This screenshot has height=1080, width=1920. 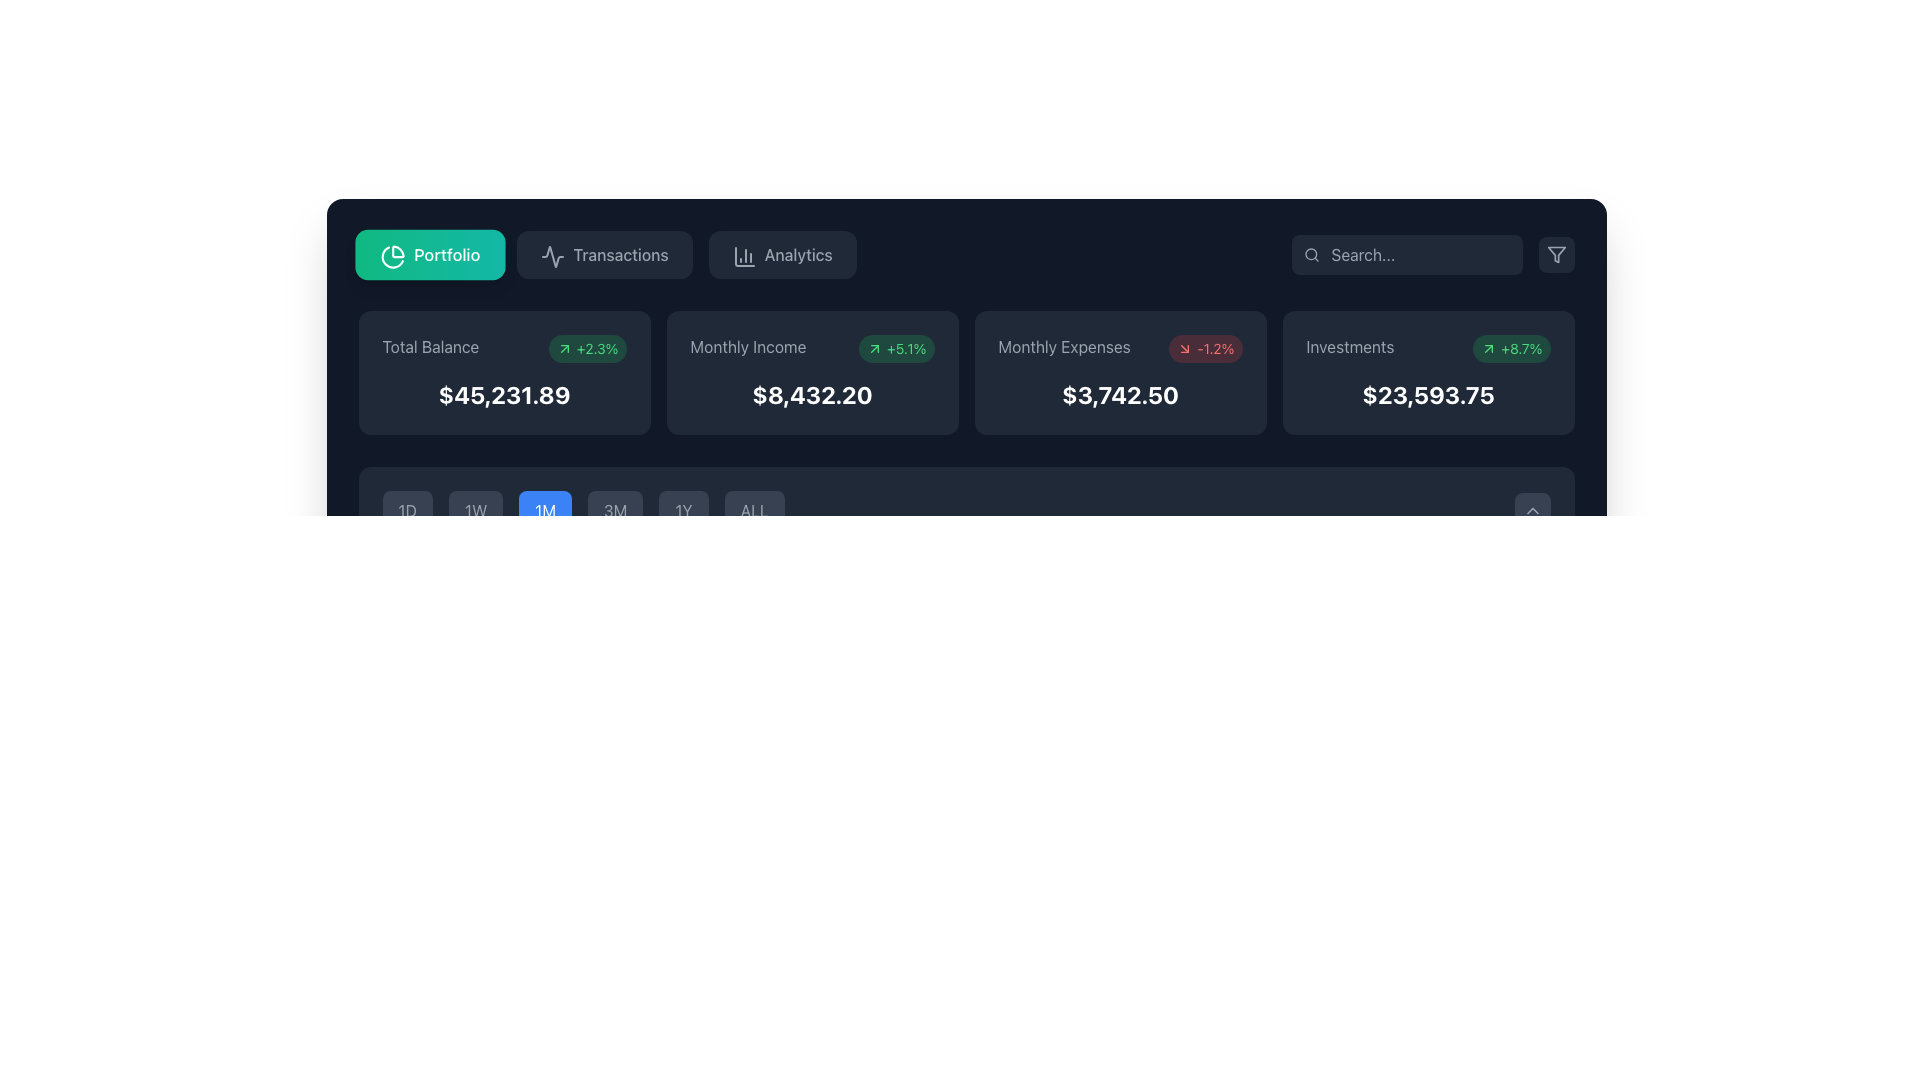 I want to click on the 'Analytics' button located in the row of buttons for navigation to the Analytics section, so click(x=781, y=253).